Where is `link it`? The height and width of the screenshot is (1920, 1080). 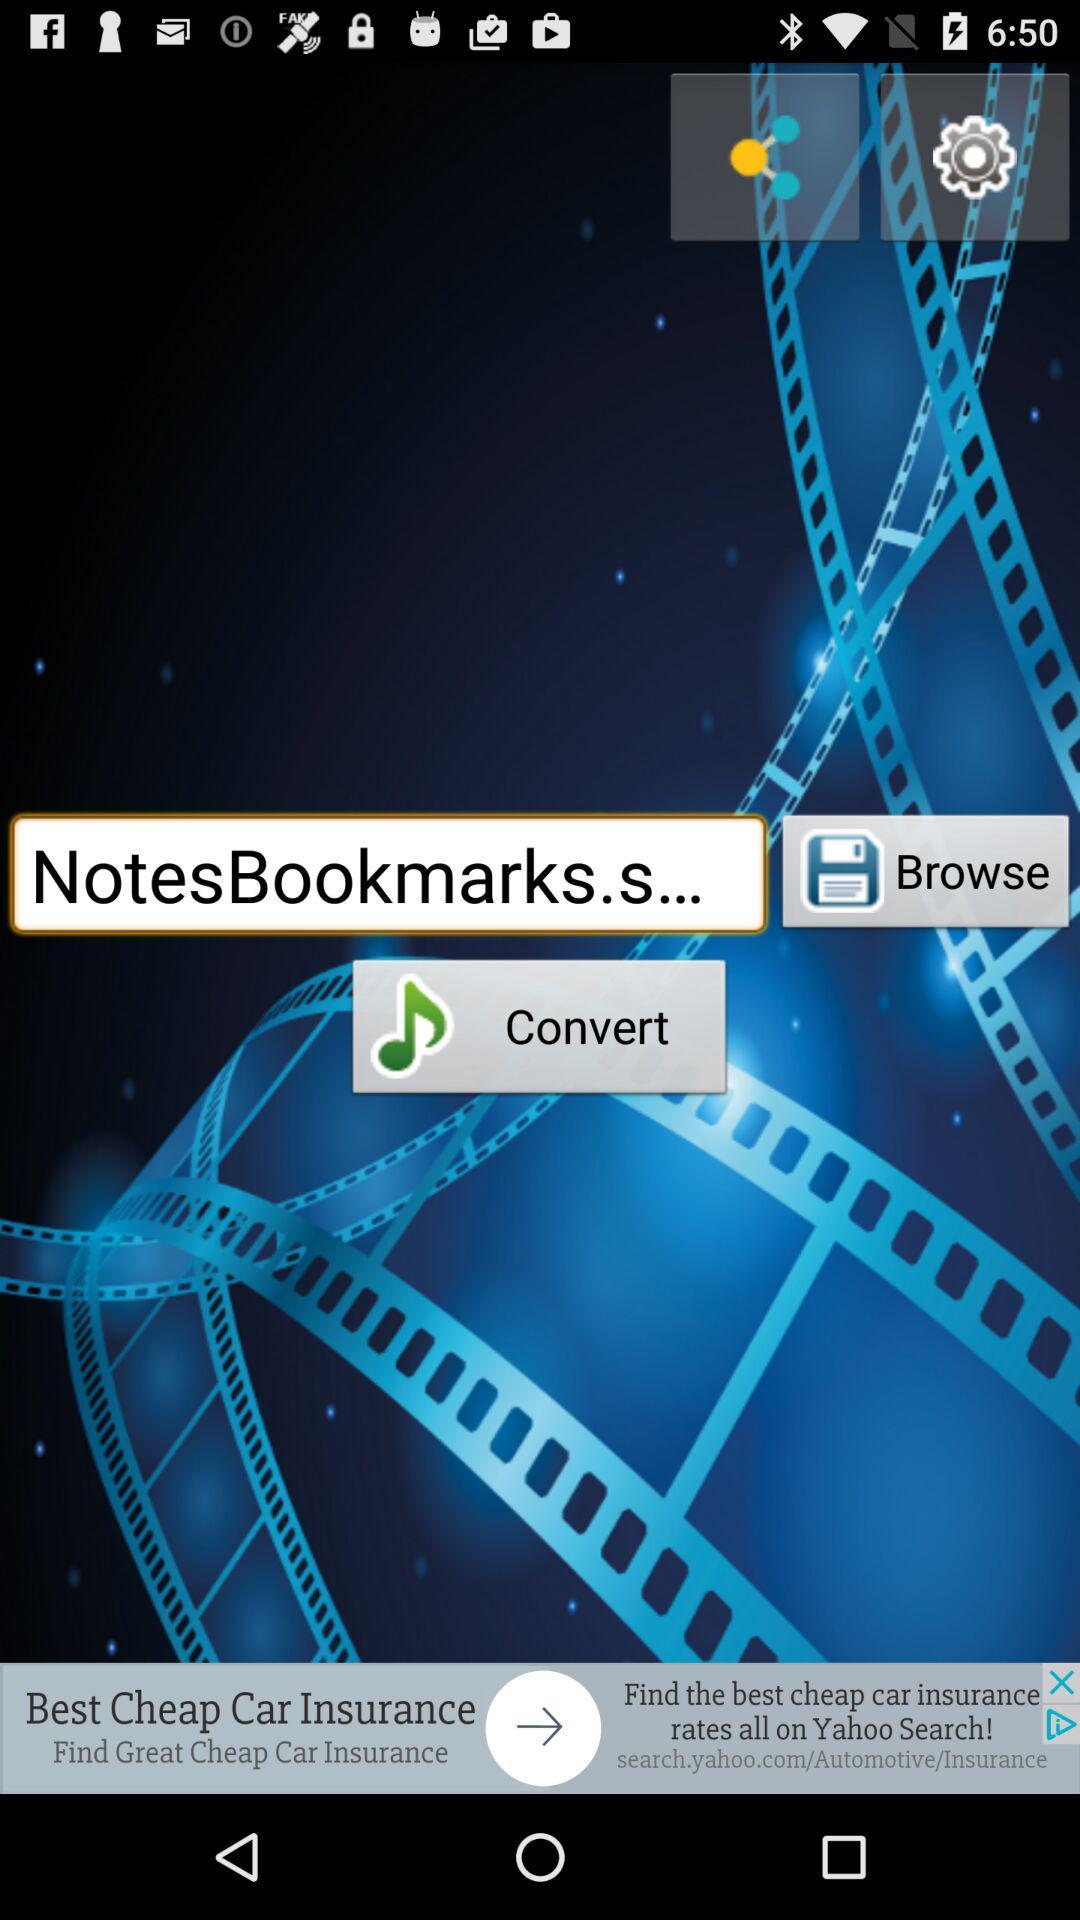
link it is located at coordinates (764, 156).